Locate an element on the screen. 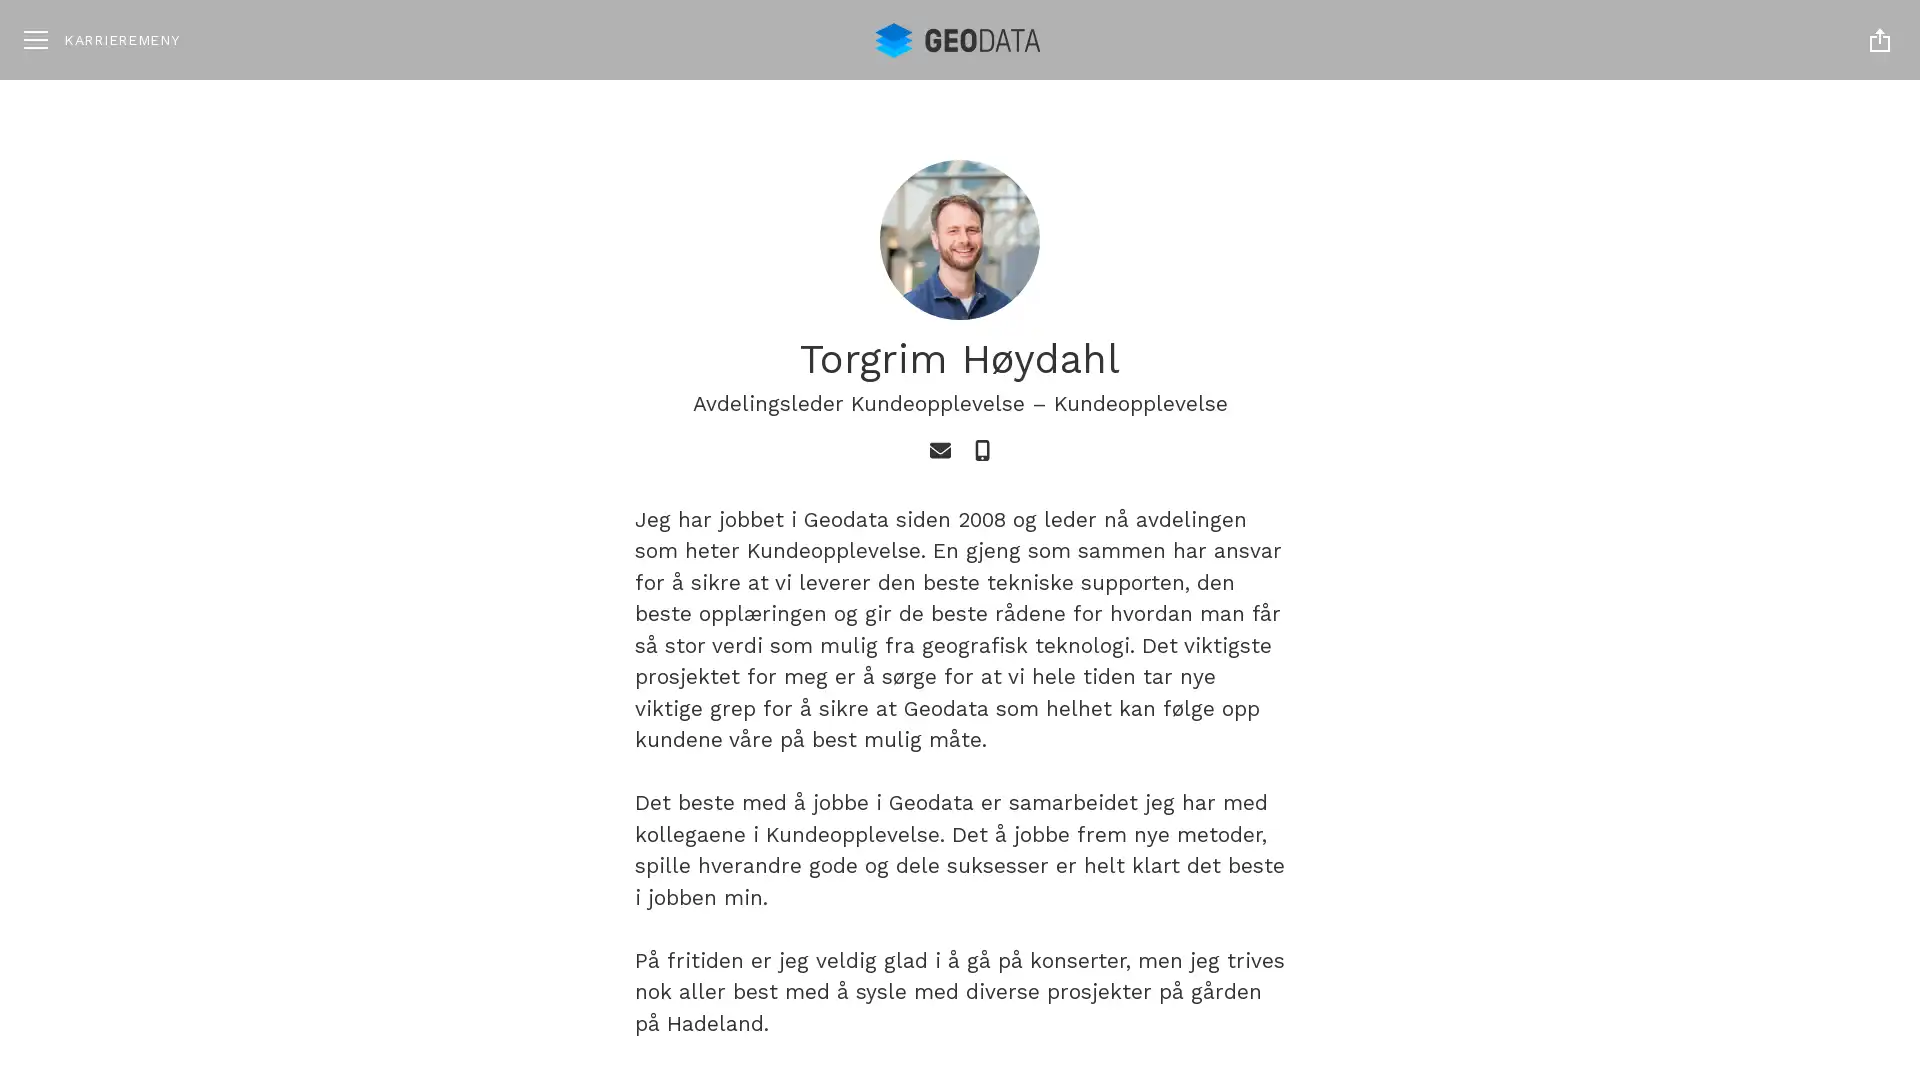  Godta alle is located at coordinates (1691, 851).